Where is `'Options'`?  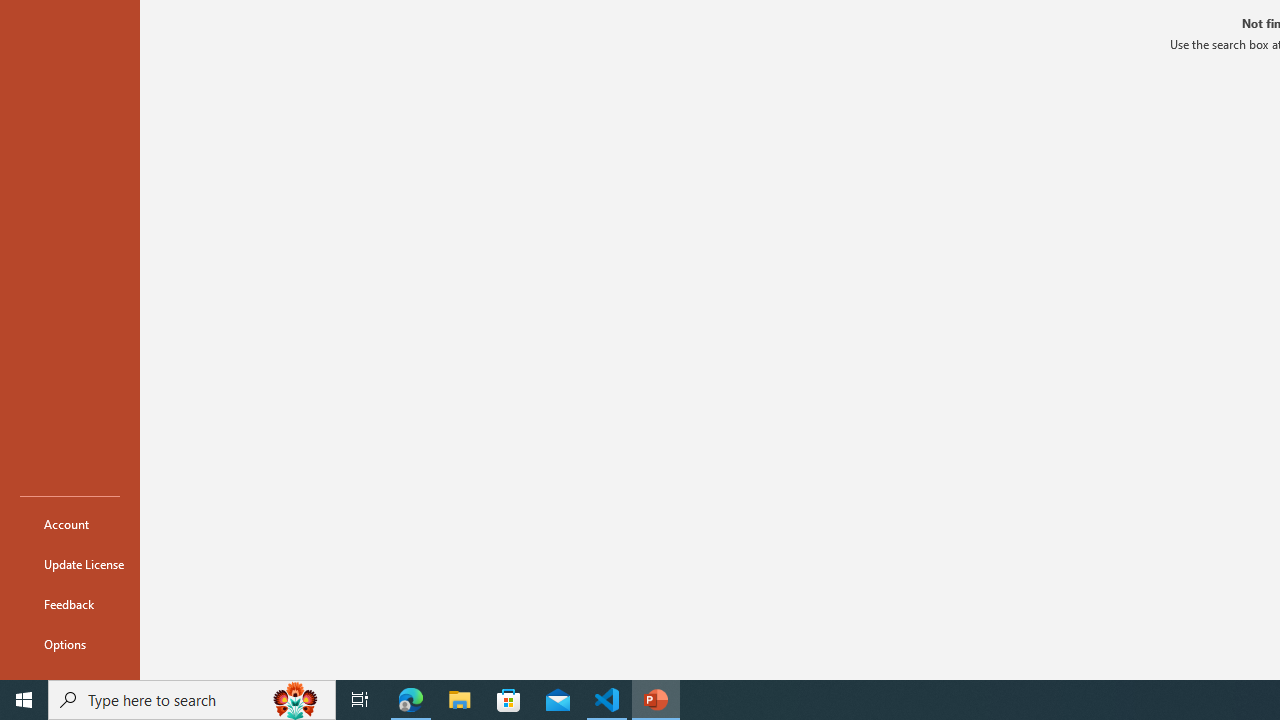
'Options' is located at coordinates (69, 644).